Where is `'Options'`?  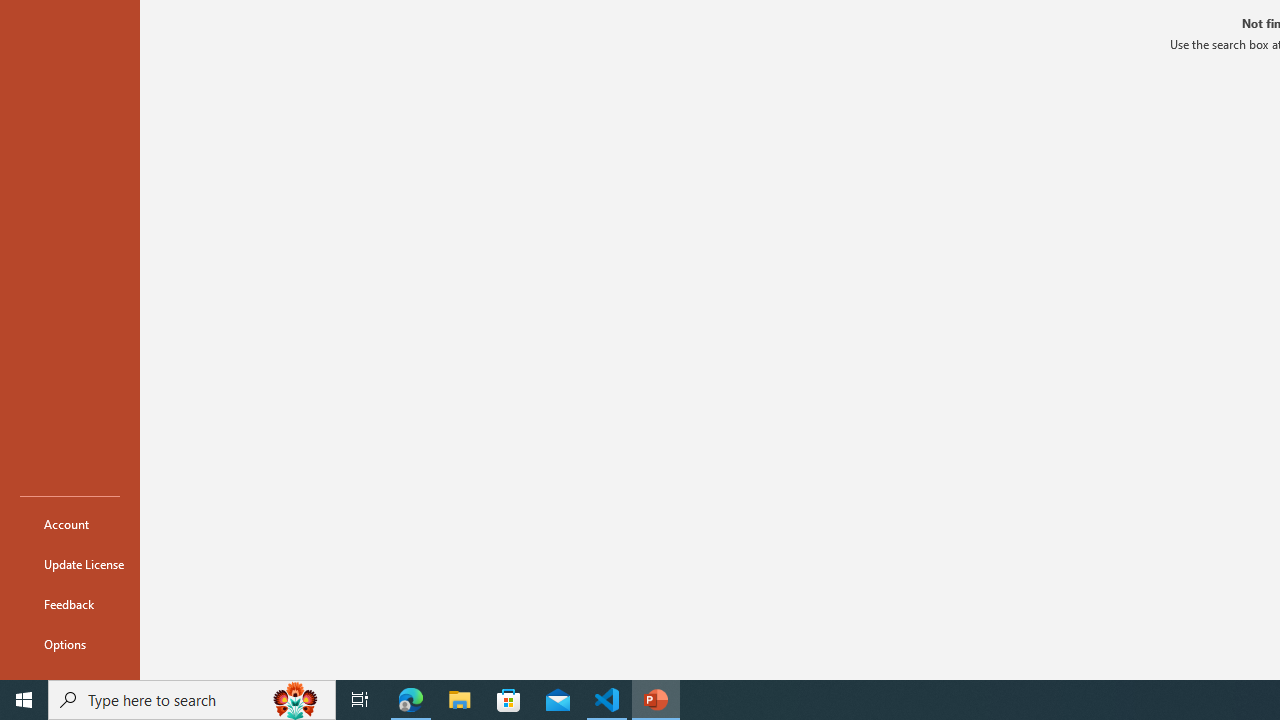
'Options' is located at coordinates (69, 644).